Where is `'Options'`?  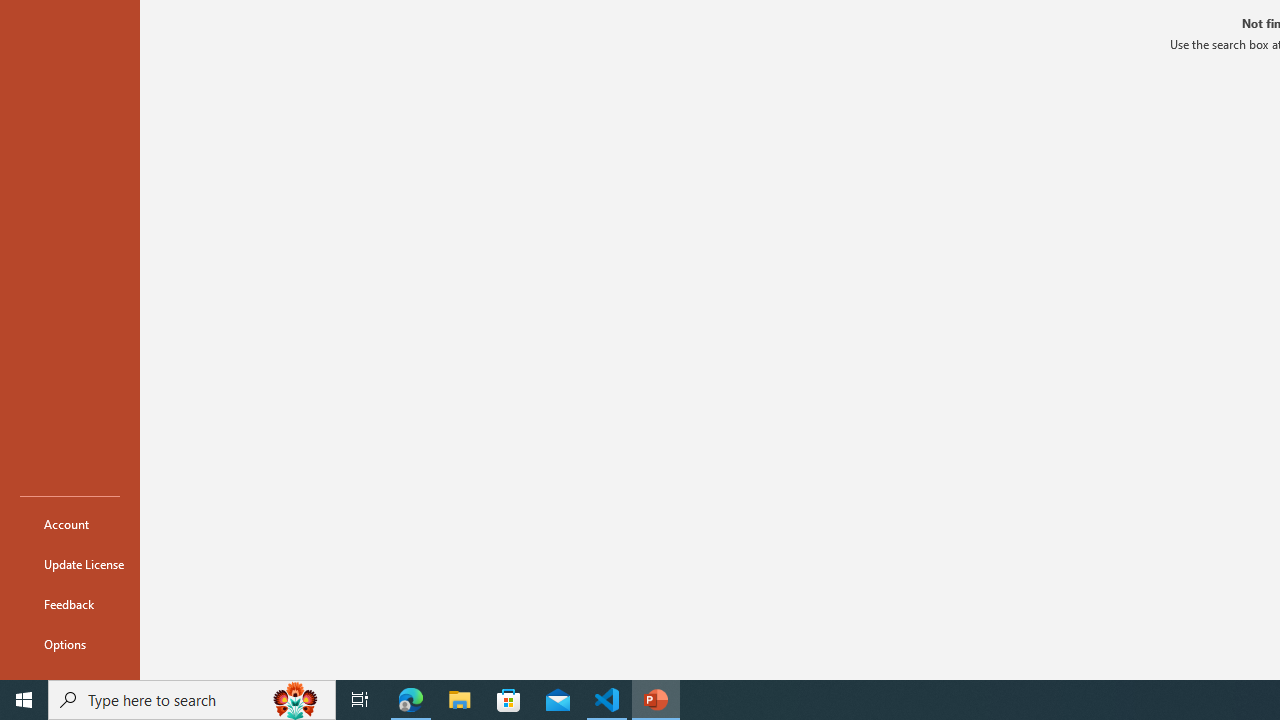
'Options' is located at coordinates (69, 644).